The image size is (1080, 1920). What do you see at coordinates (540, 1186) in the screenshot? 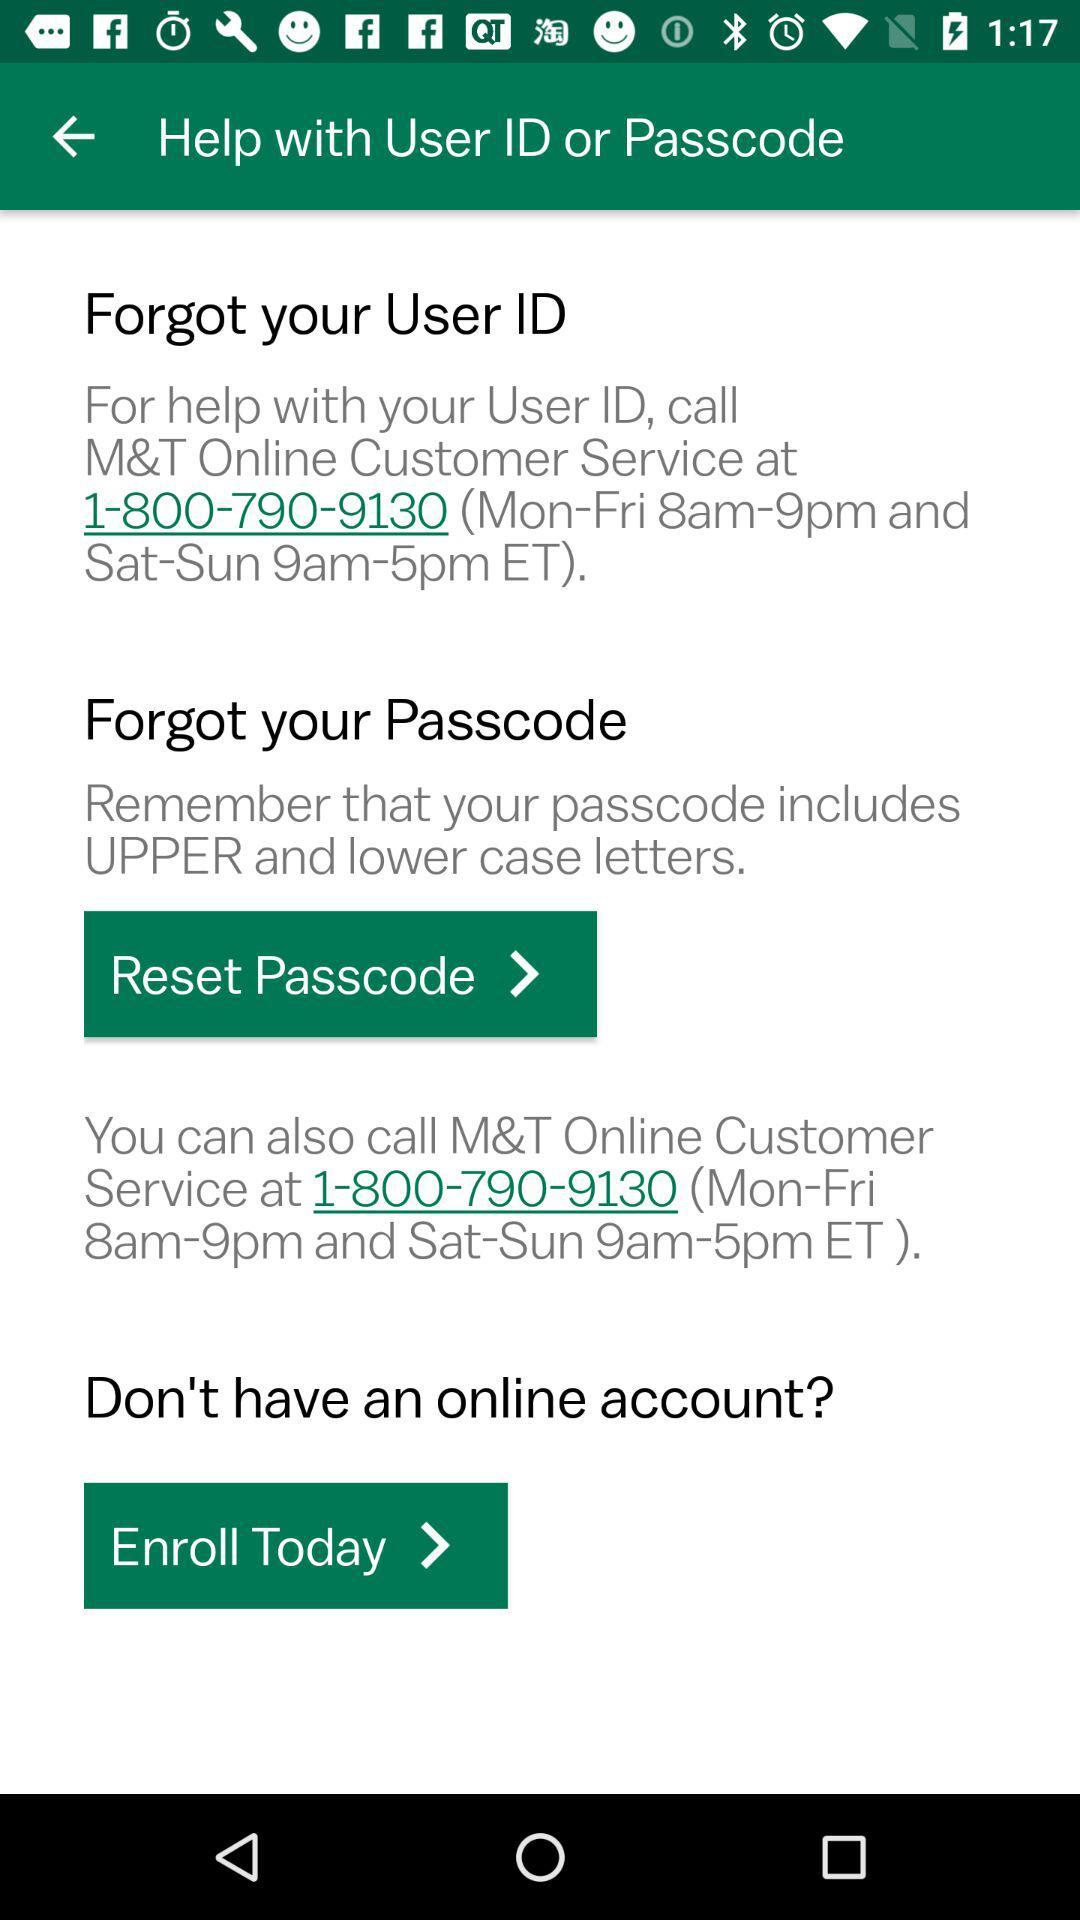
I see `you can also item` at bounding box center [540, 1186].